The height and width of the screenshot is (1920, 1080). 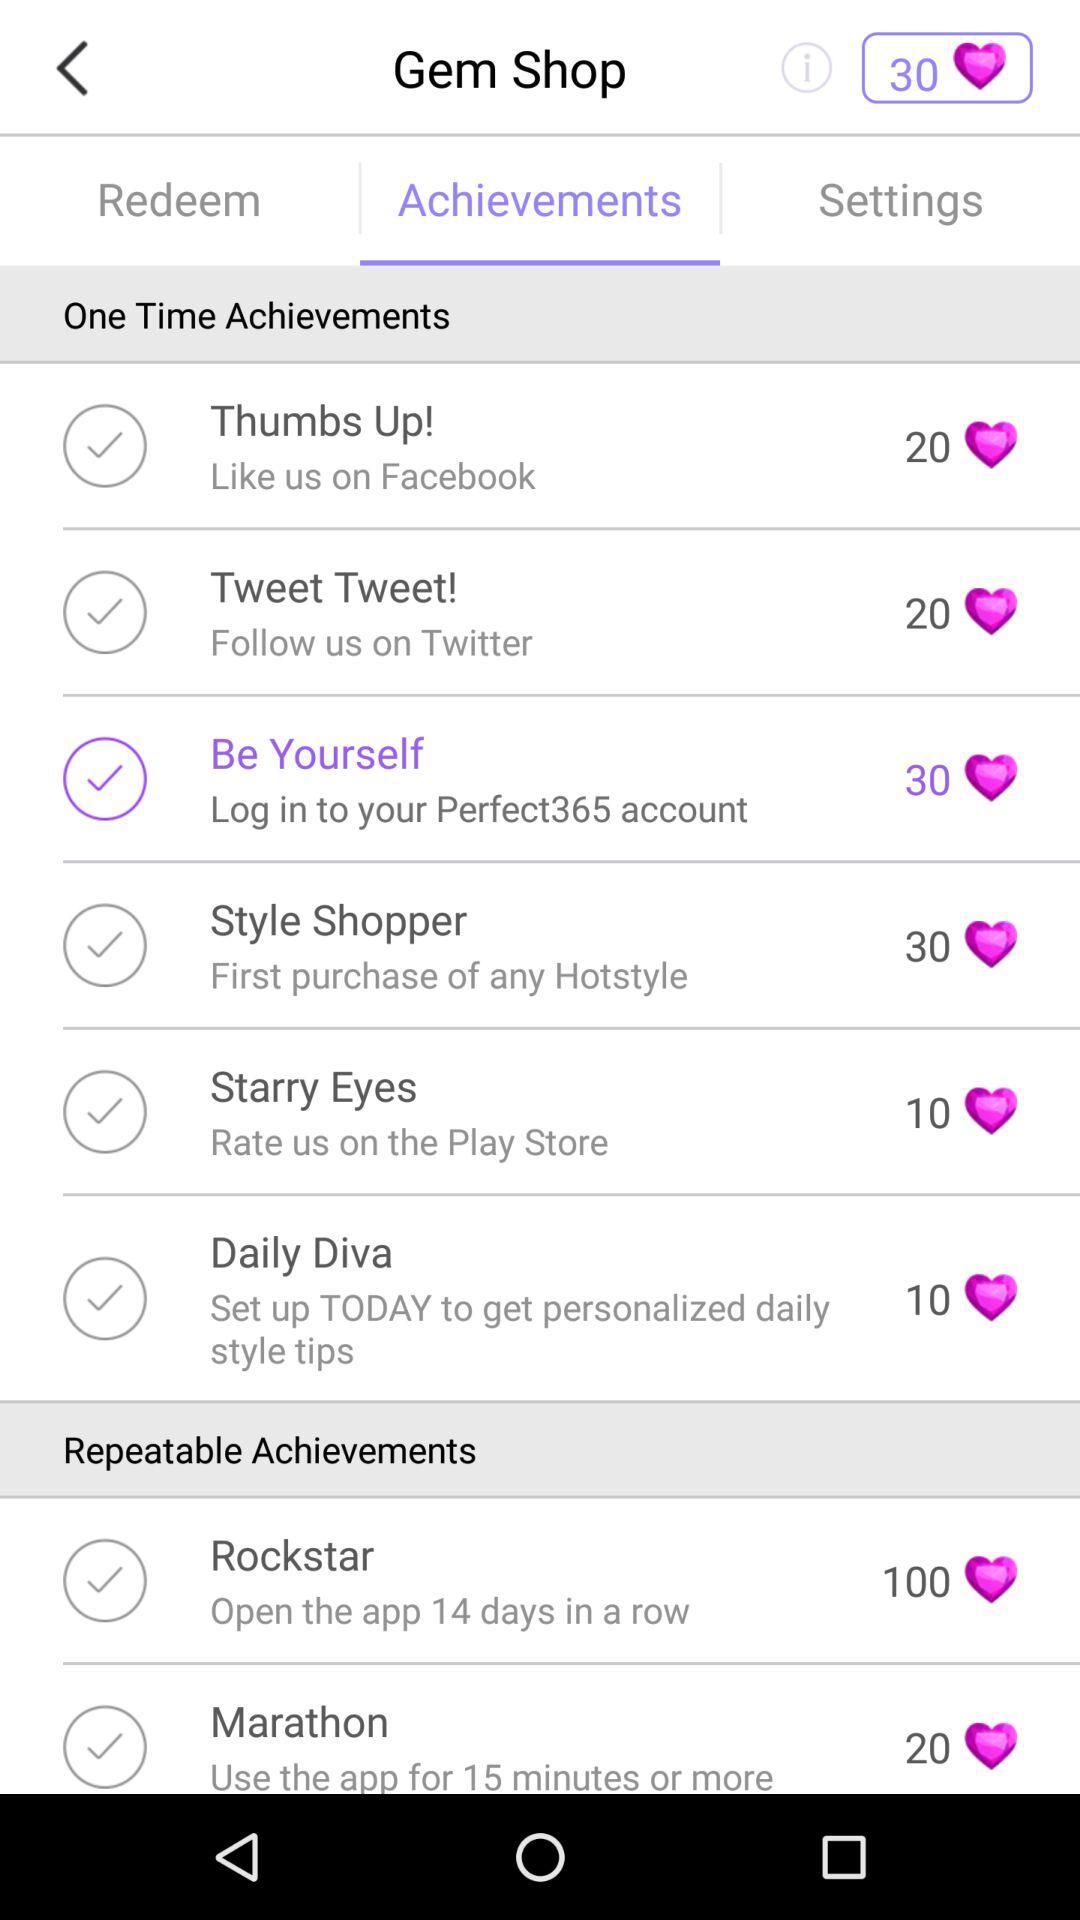 I want to click on one time achievements item, so click(x=540, y=313).